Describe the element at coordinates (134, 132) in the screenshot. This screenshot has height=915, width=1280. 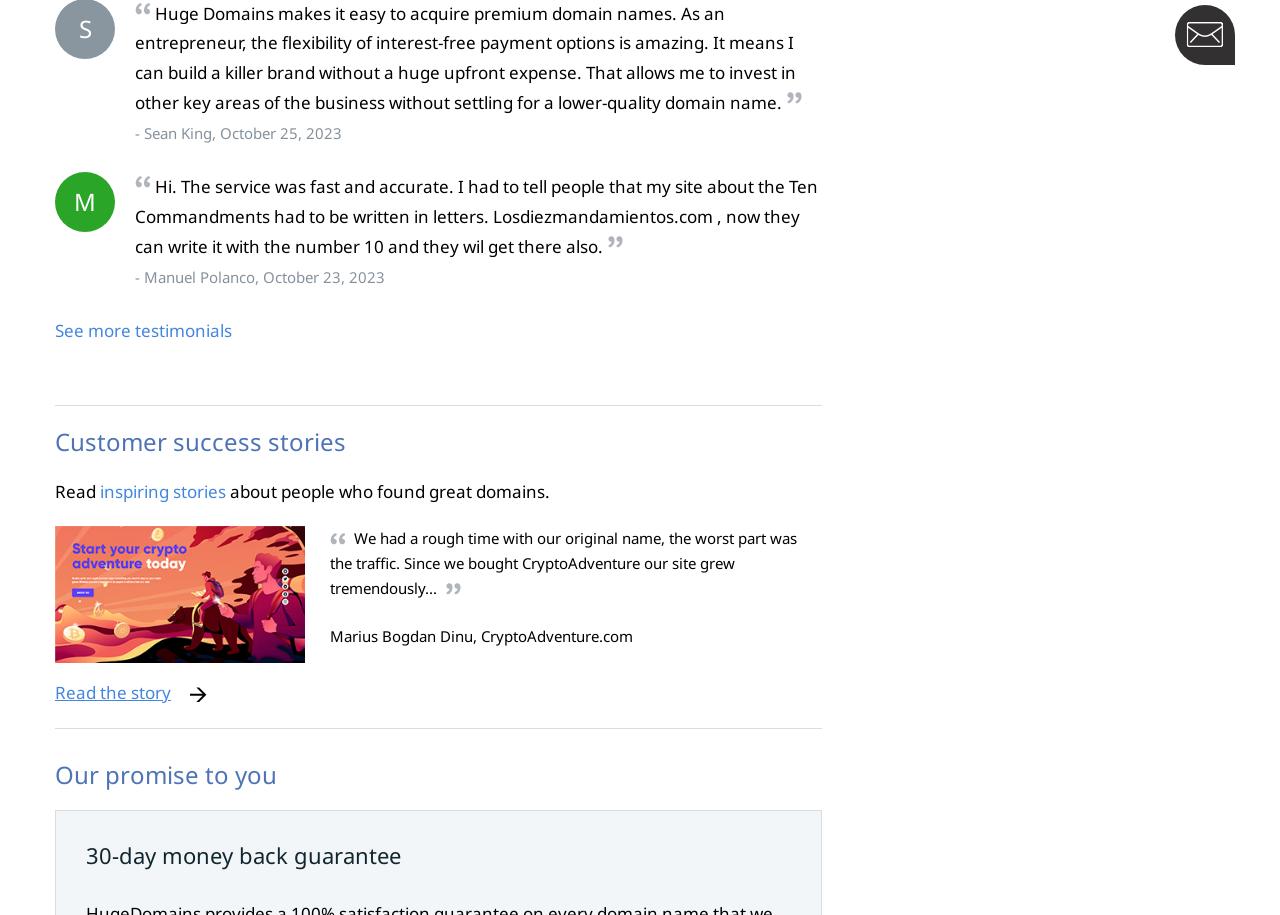
I see `'- Sean King, October 25, 2023'` at that location.